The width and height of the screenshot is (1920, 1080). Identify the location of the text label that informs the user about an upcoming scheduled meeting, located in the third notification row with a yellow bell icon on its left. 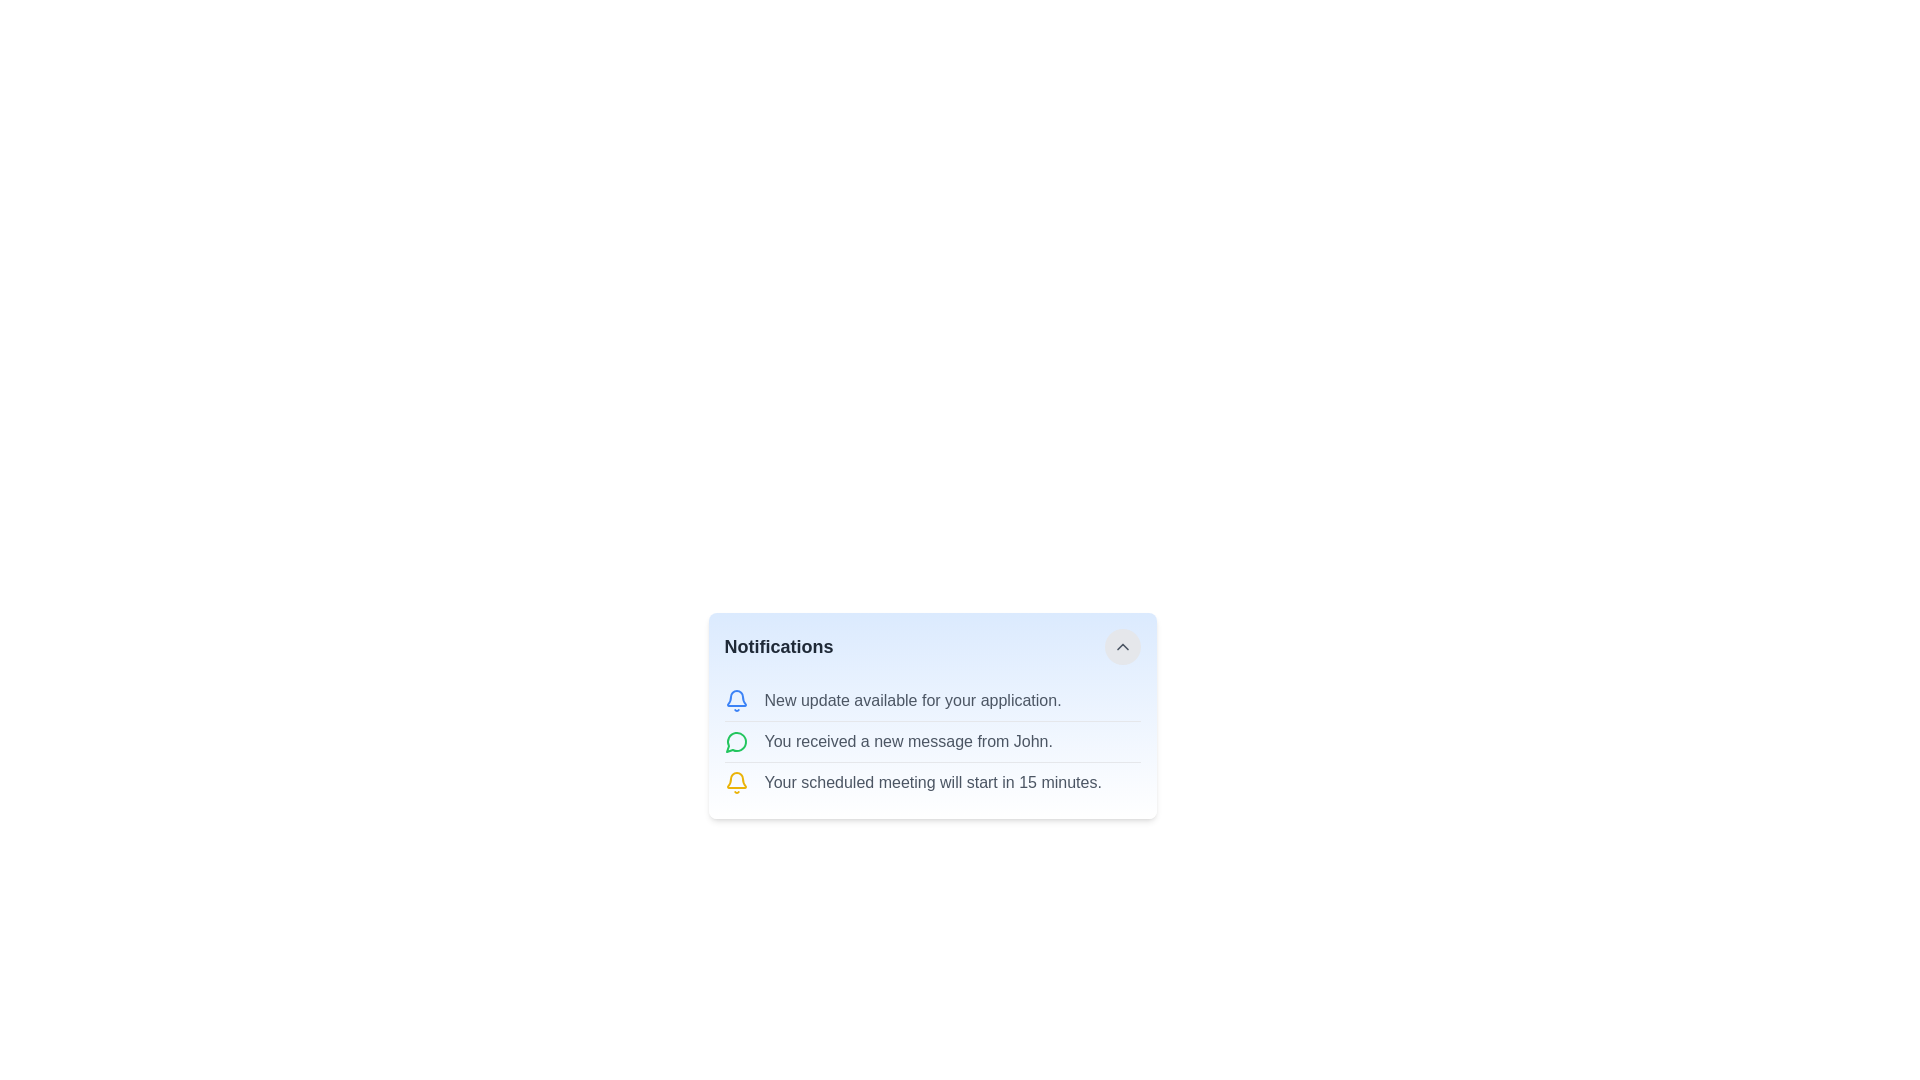
(932, 782).